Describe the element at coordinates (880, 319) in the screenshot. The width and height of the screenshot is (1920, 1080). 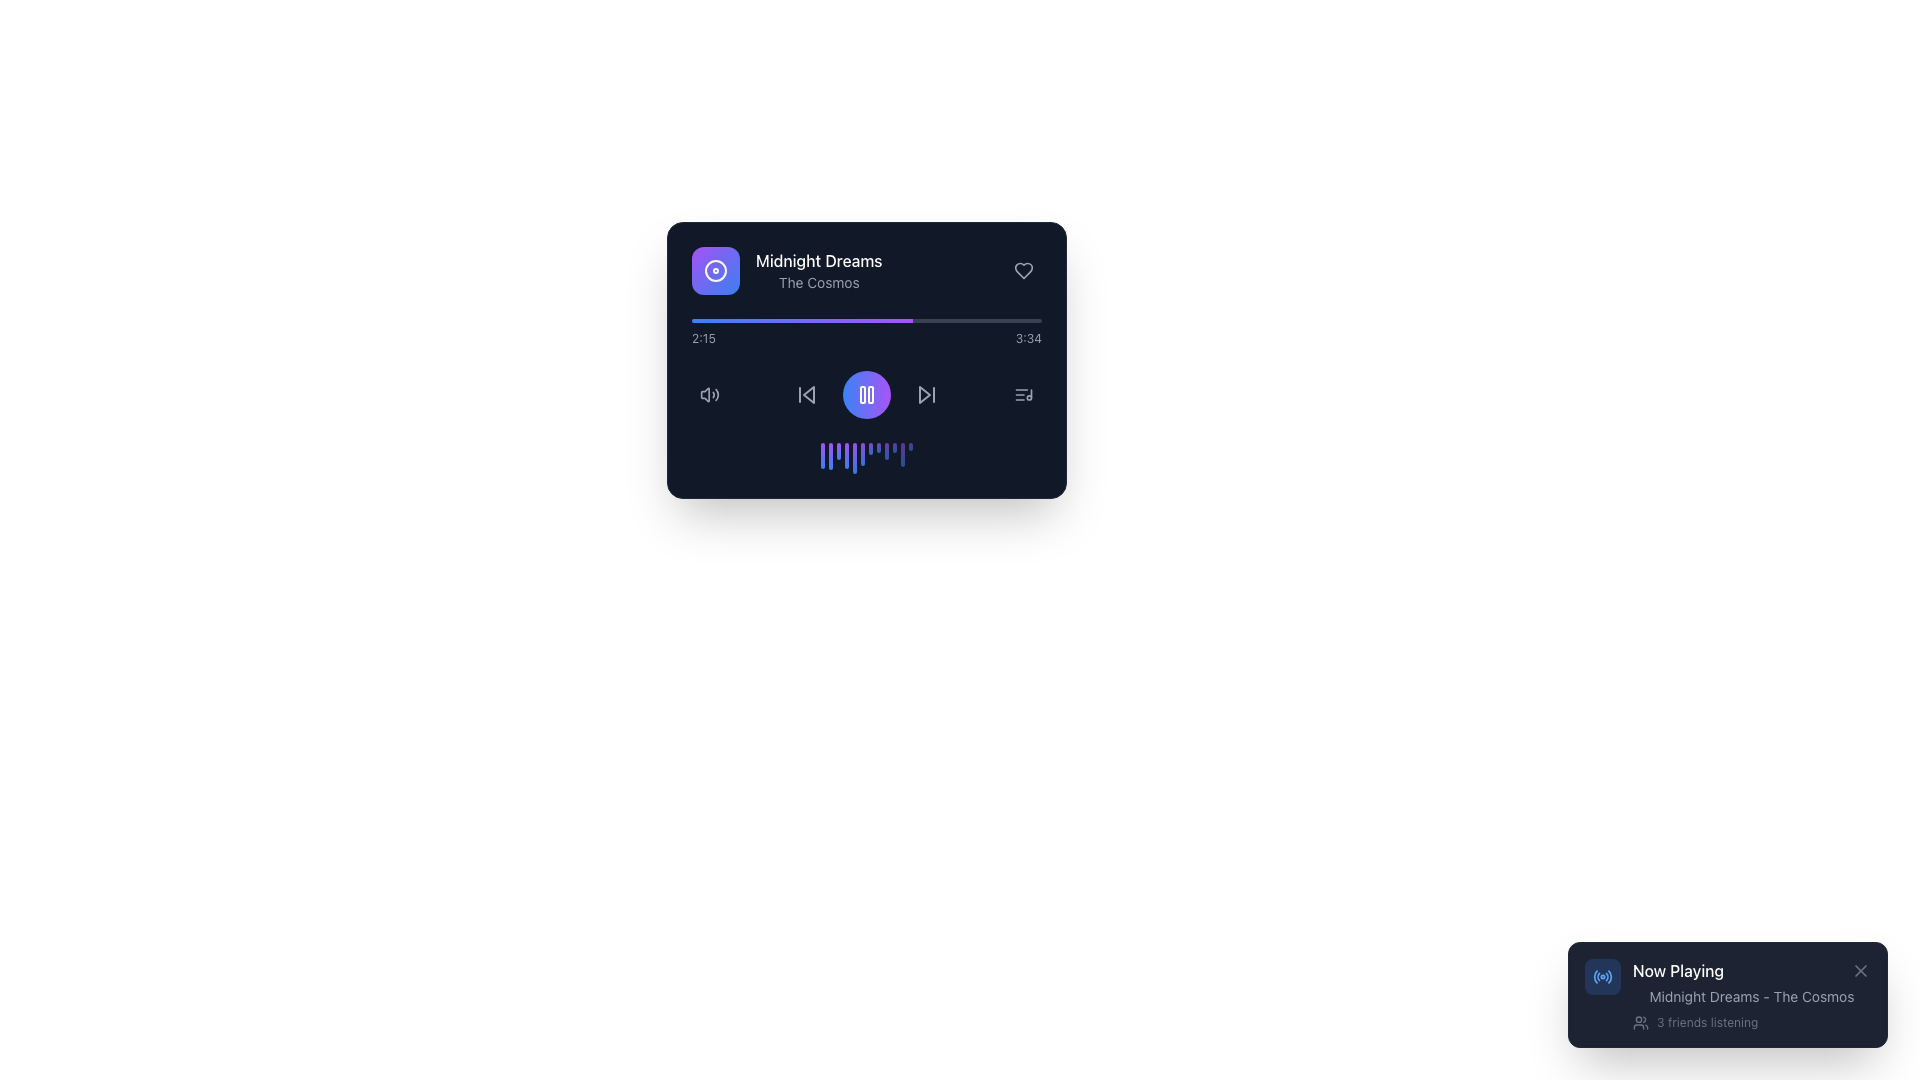
I see `playback time` at that location.